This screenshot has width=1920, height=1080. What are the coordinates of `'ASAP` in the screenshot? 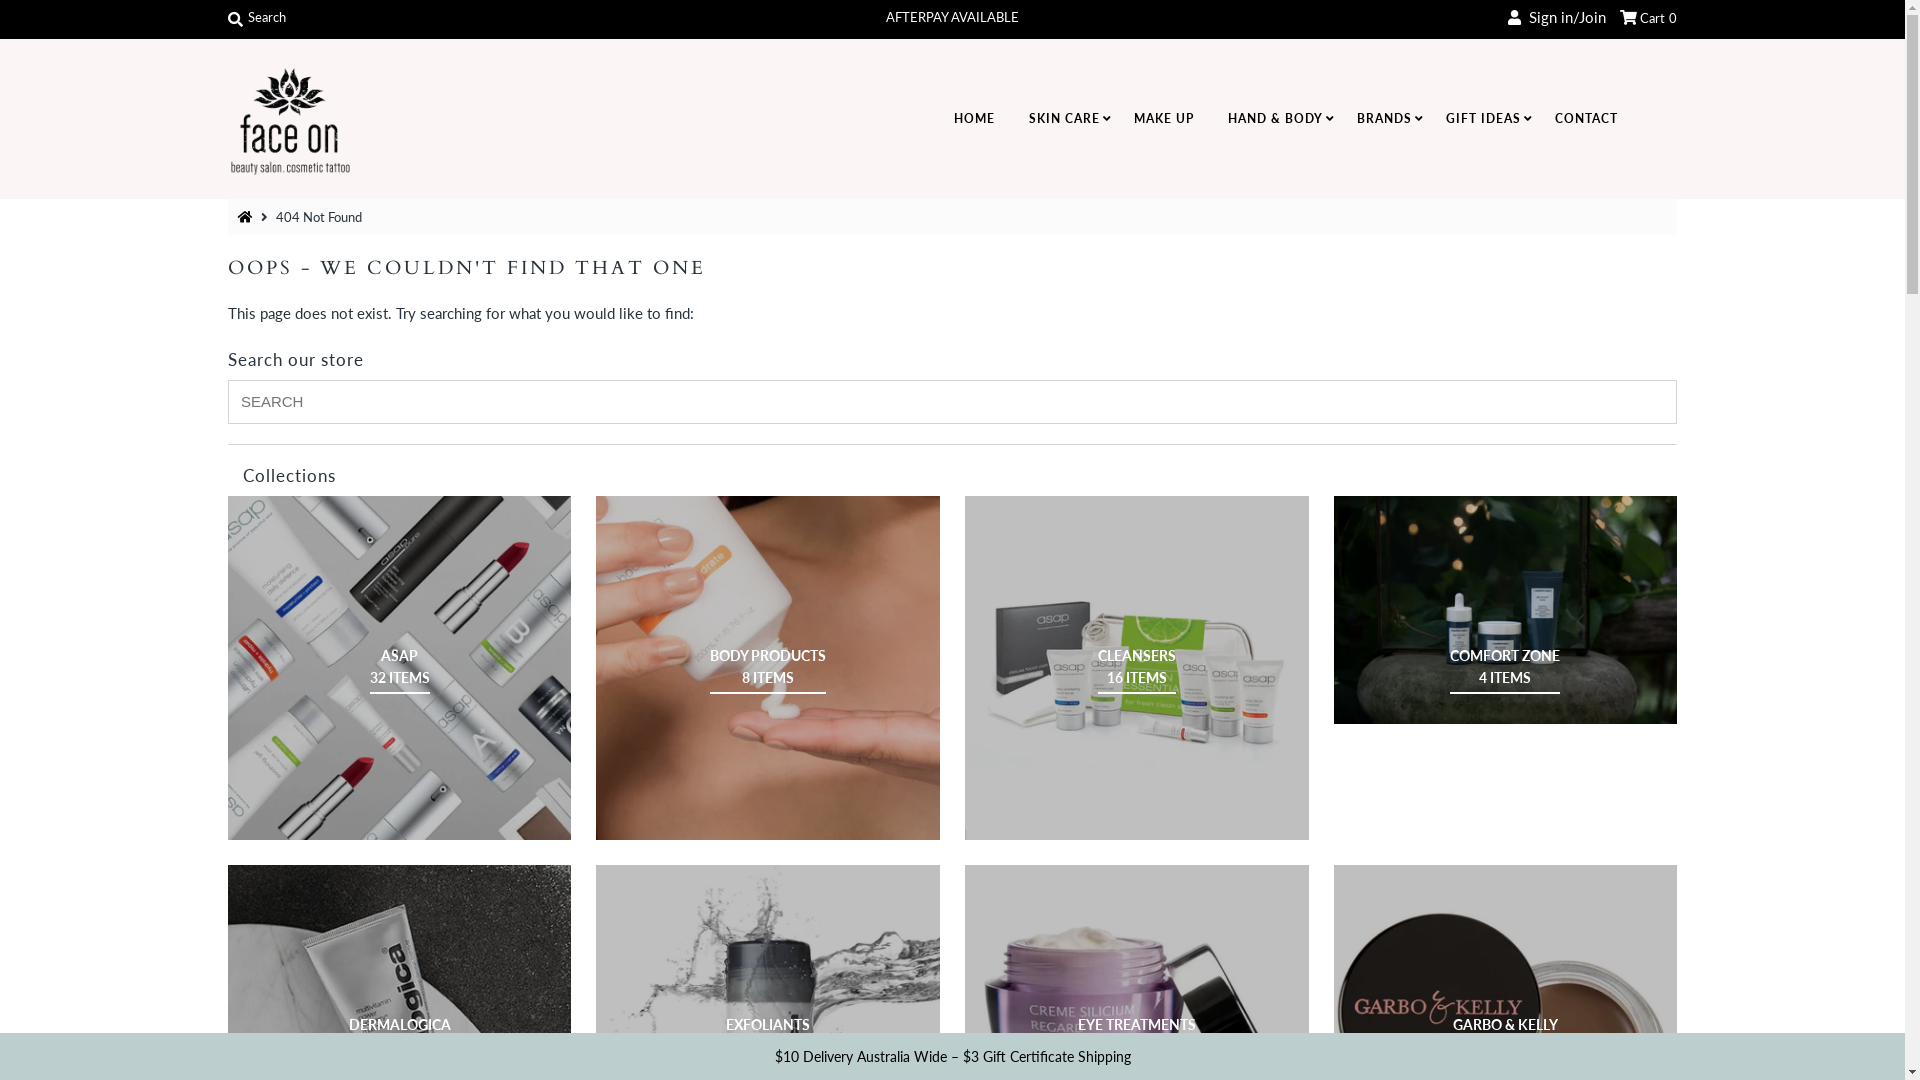 It's located at (399, 667).